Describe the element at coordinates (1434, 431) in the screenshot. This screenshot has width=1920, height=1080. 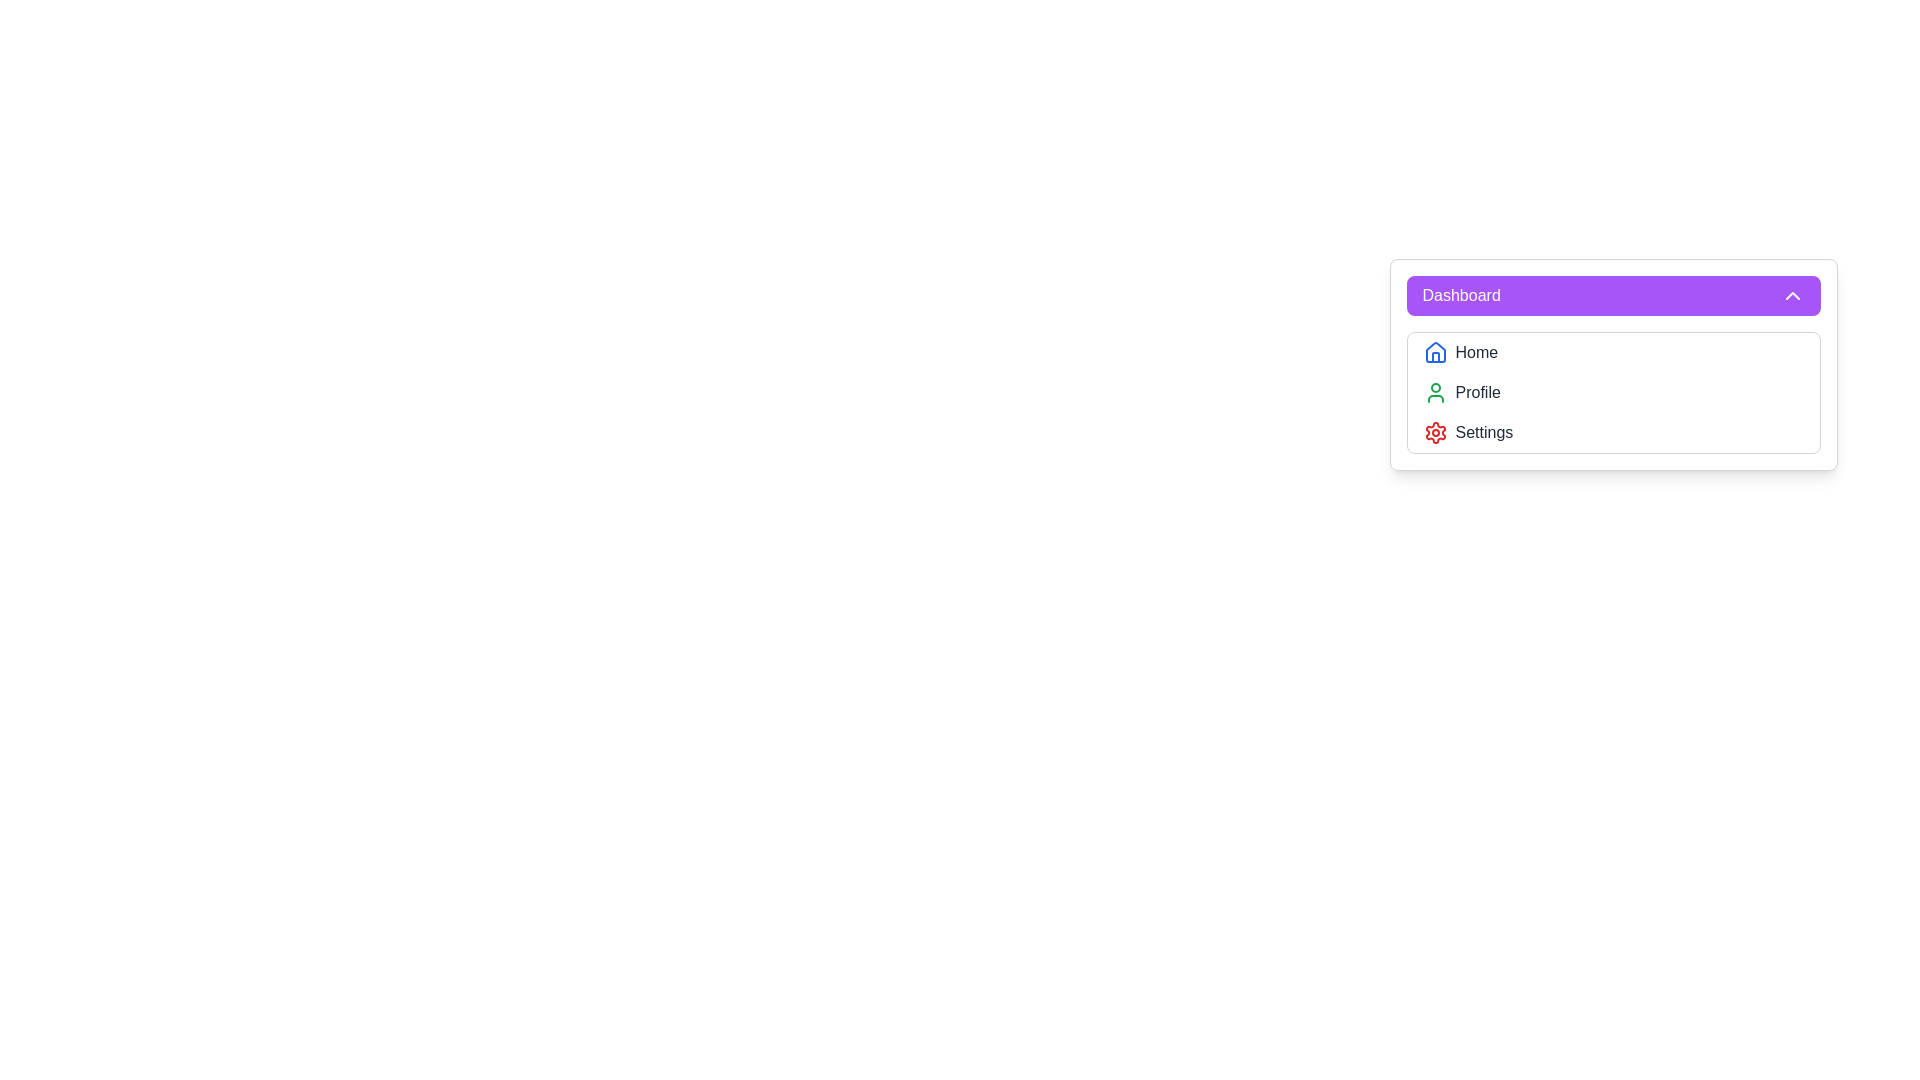
I see `the settings icon located to the left of the 'Settings' text in the dropdown menu` at that location.